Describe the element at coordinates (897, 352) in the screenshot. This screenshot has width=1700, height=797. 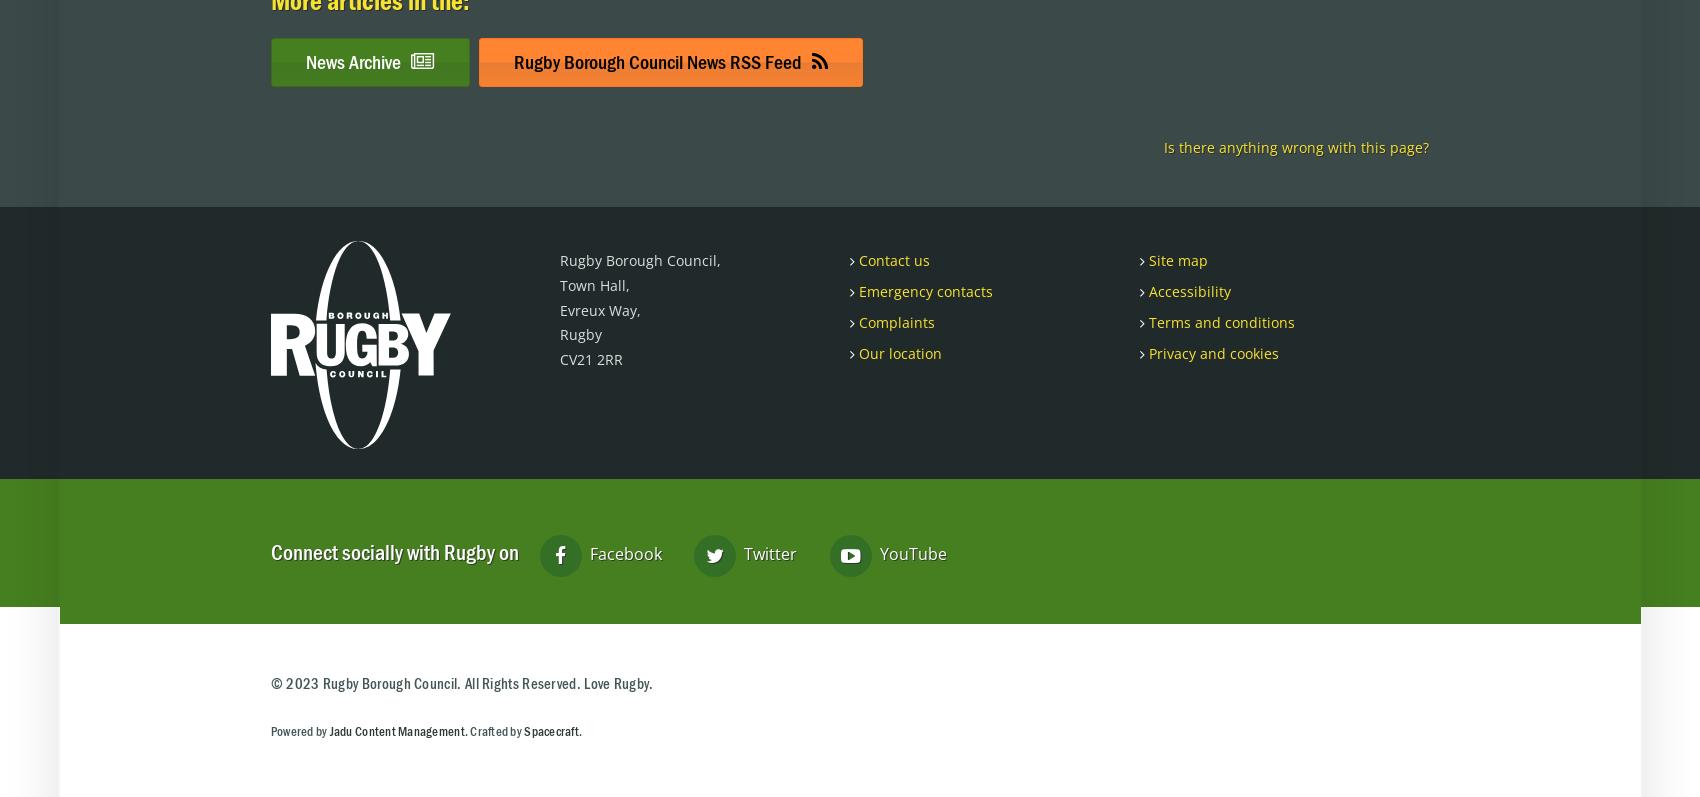
I see `'Our location'` at that location.